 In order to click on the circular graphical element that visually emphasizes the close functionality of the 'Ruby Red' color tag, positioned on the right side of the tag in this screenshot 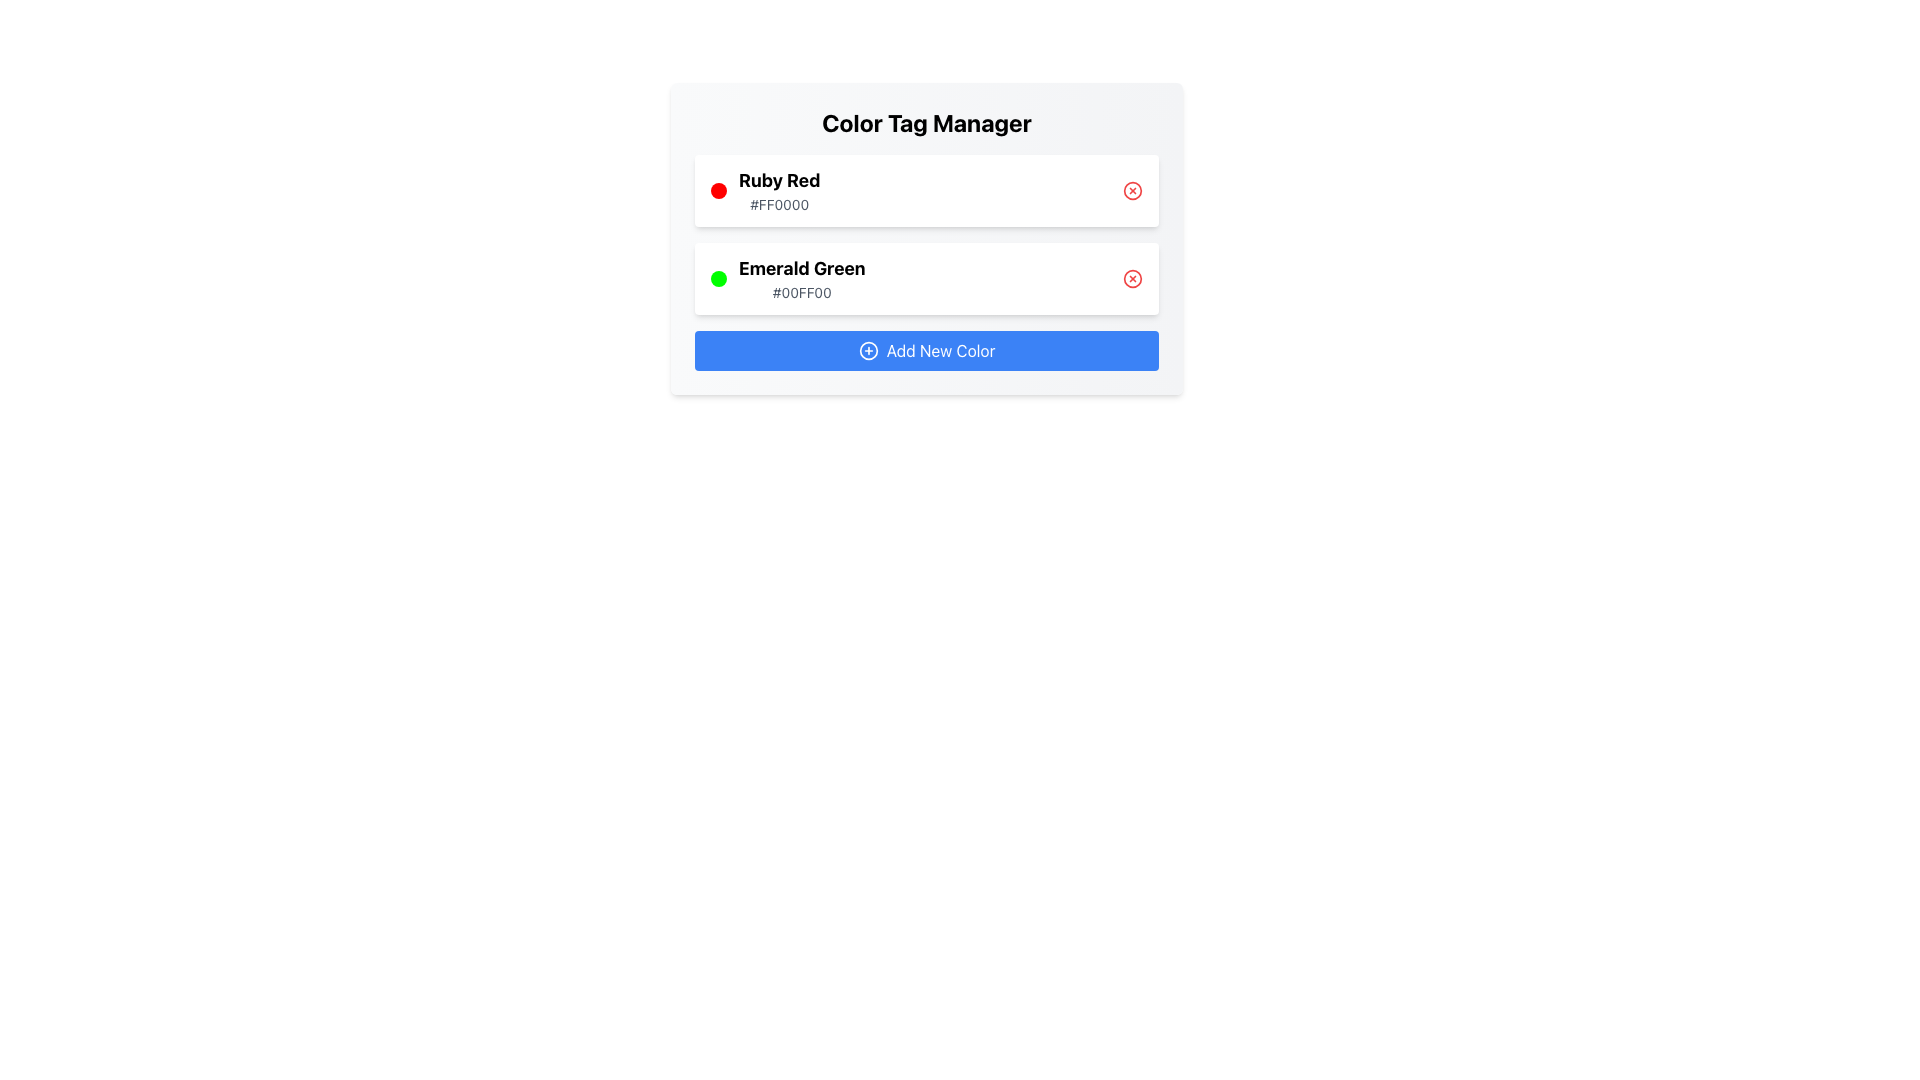, I will do `click(1132, 191)`.